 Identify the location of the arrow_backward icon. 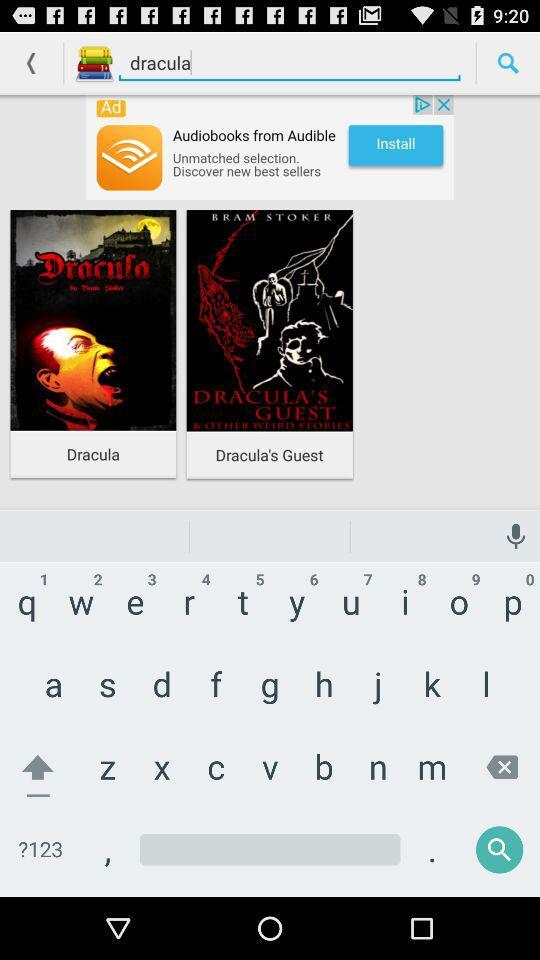
(30, 67).